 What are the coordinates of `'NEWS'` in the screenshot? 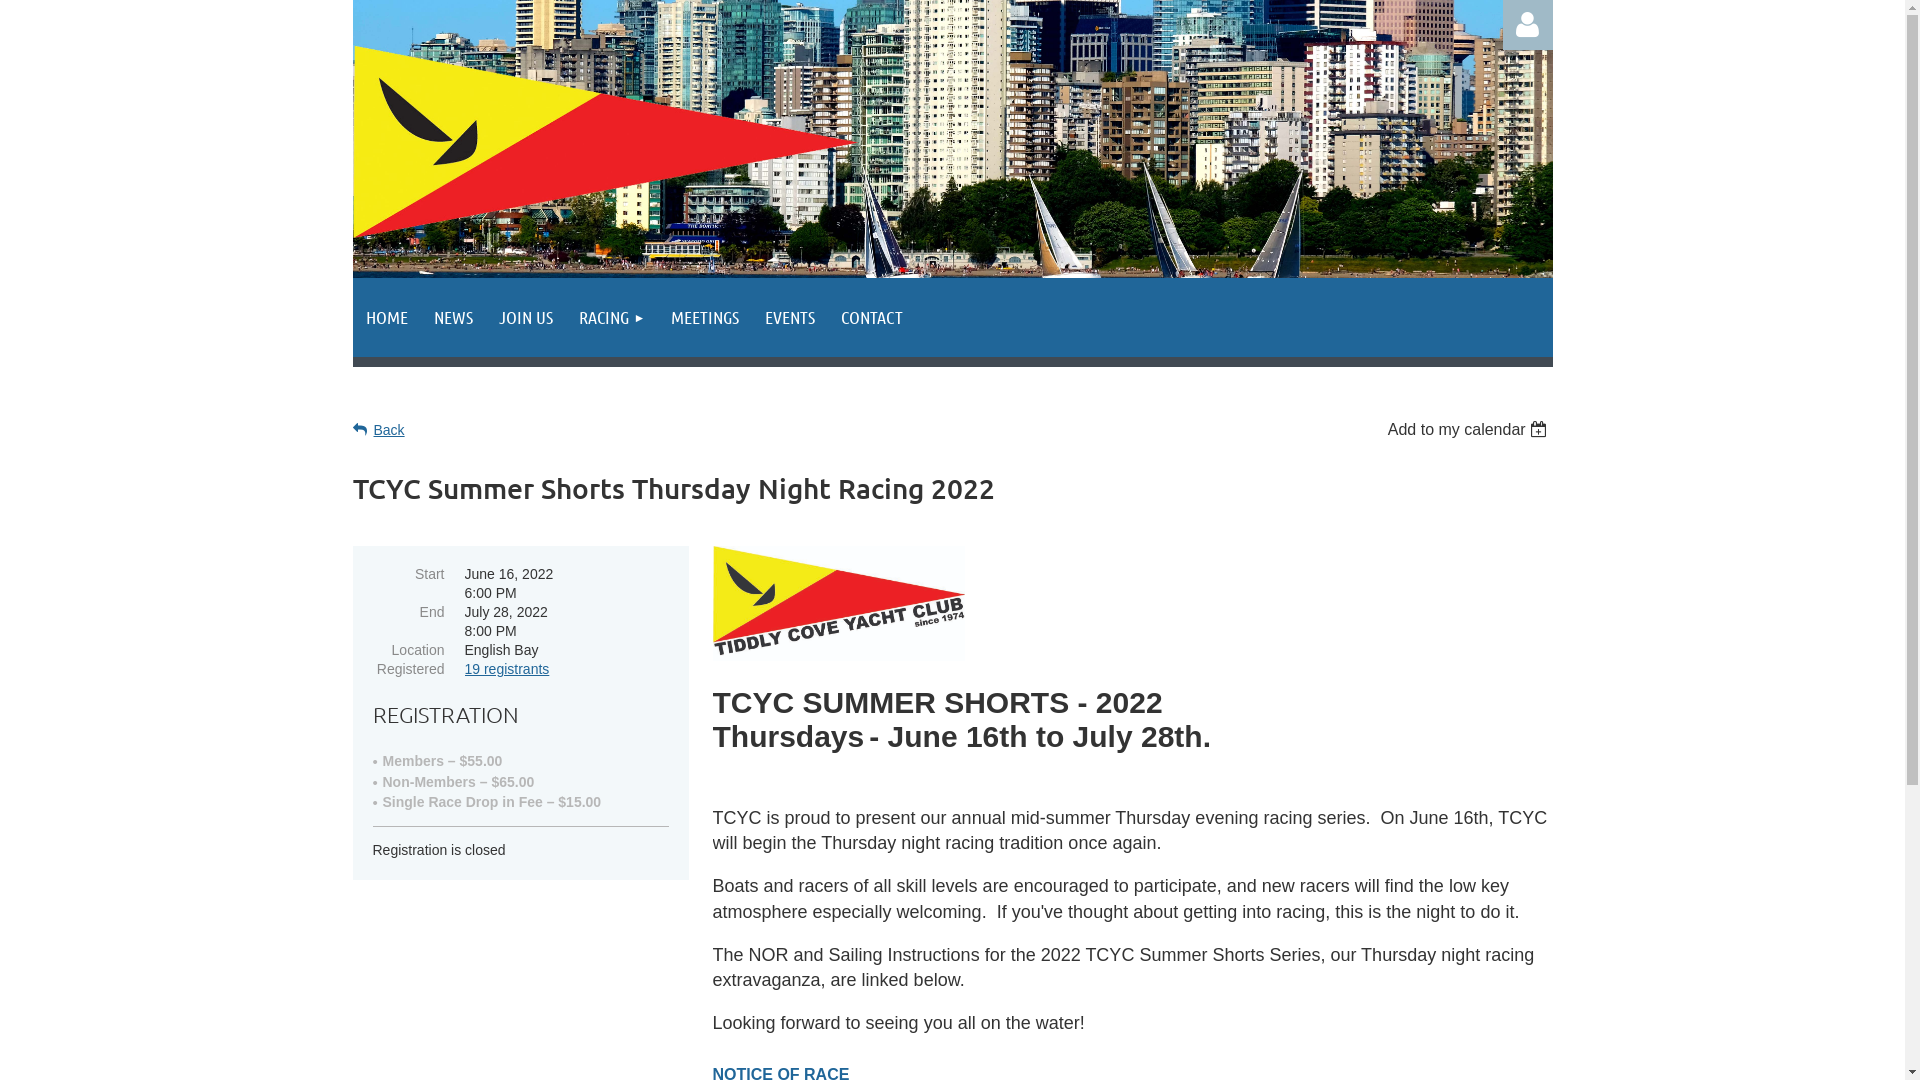 It's located at (419, 316).